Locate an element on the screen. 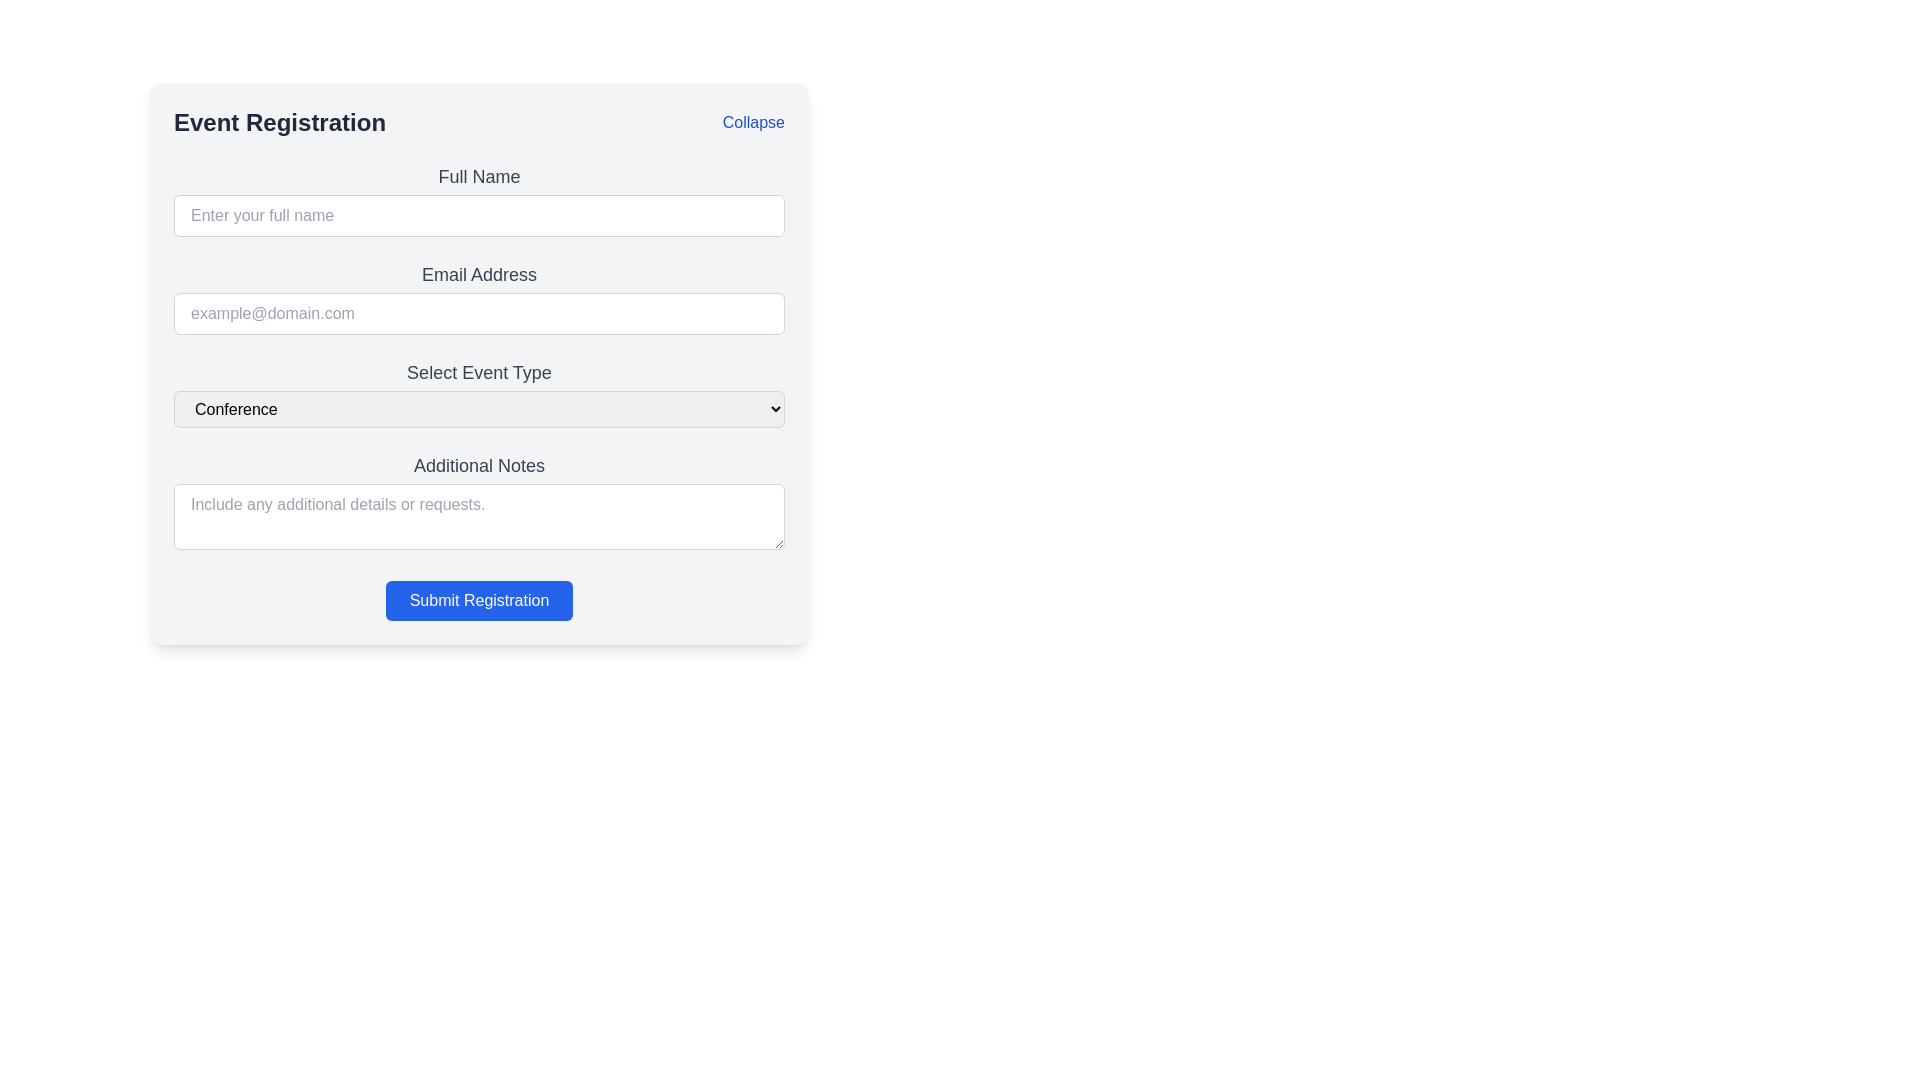 The height and width of the screenshot is (1080, 1920). the text label that reads 'Additional Notes', which is styled in dark gray and positioned above a text input field is located at coordinates (478, 466).